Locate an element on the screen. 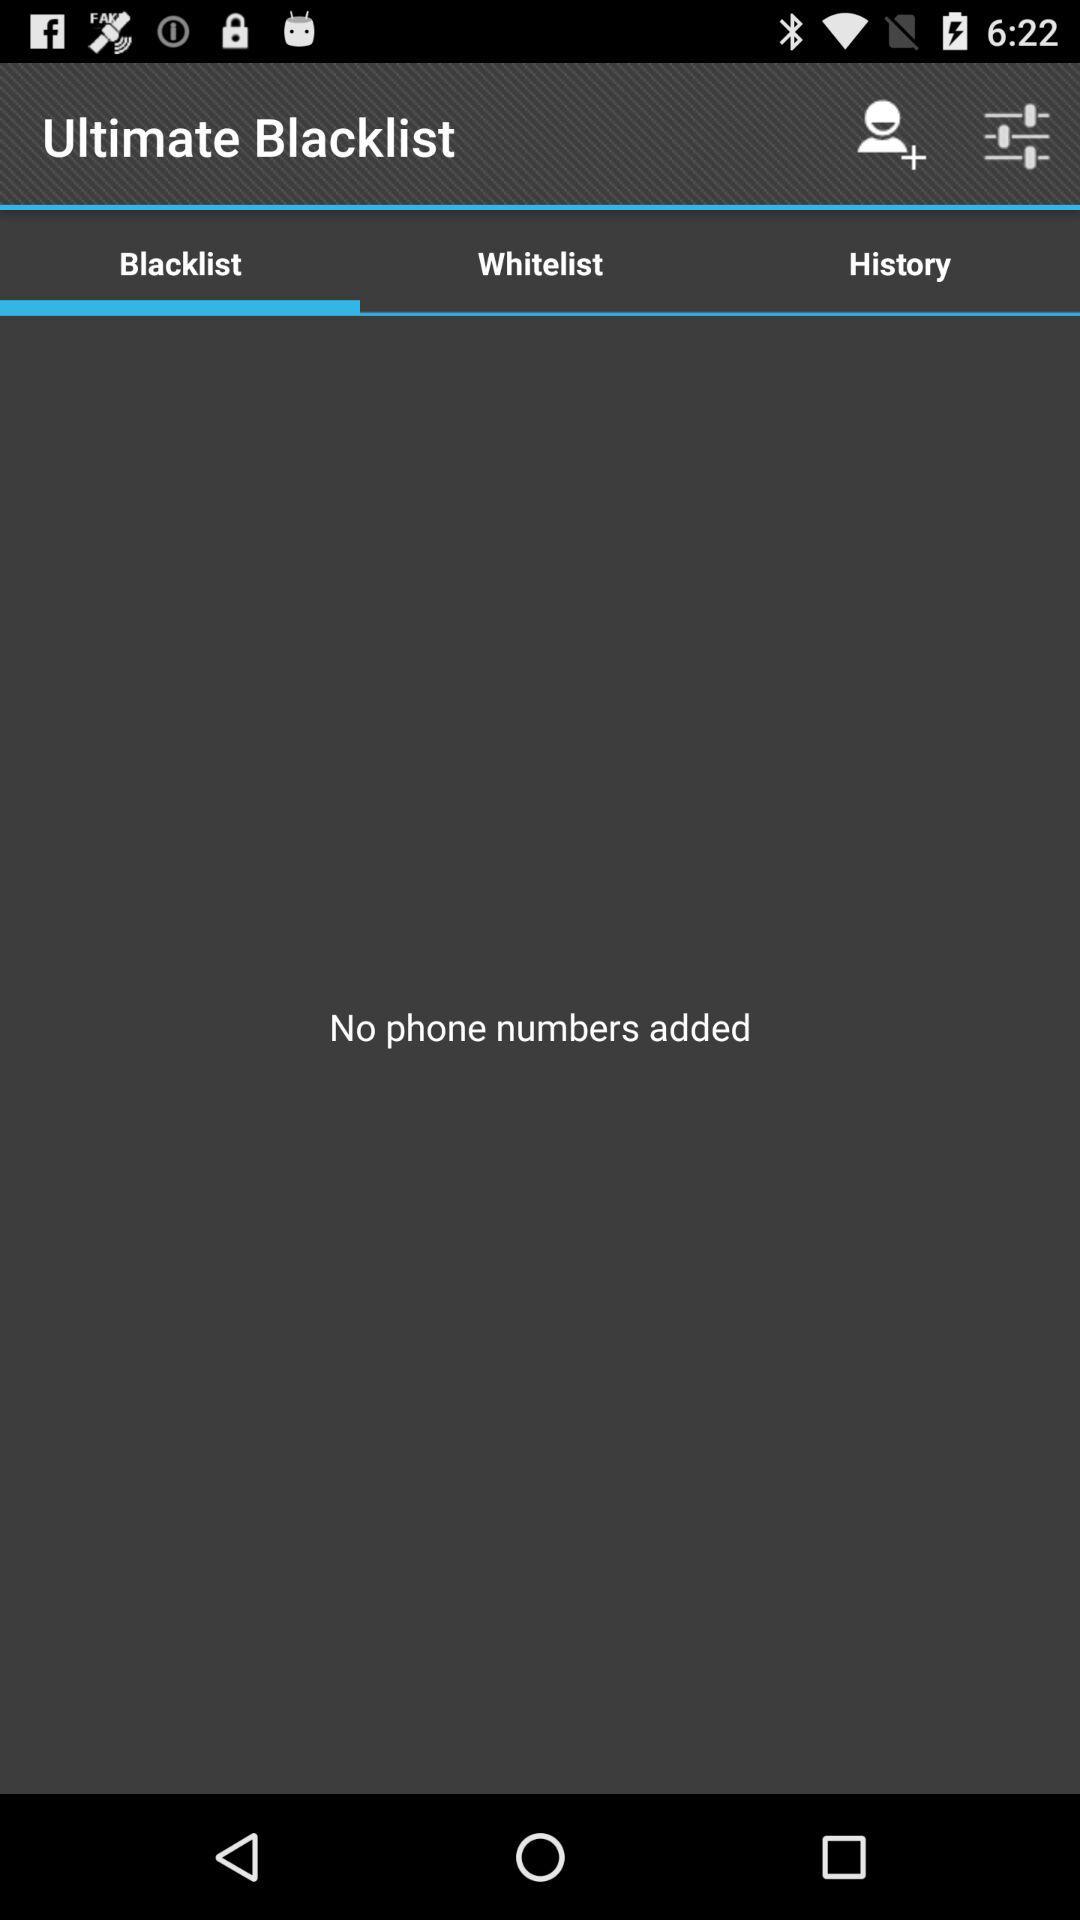 The height and width of the screenshot is (1920, 1080). the app below ultimate blacklist app is located at coordinates (540, 261).